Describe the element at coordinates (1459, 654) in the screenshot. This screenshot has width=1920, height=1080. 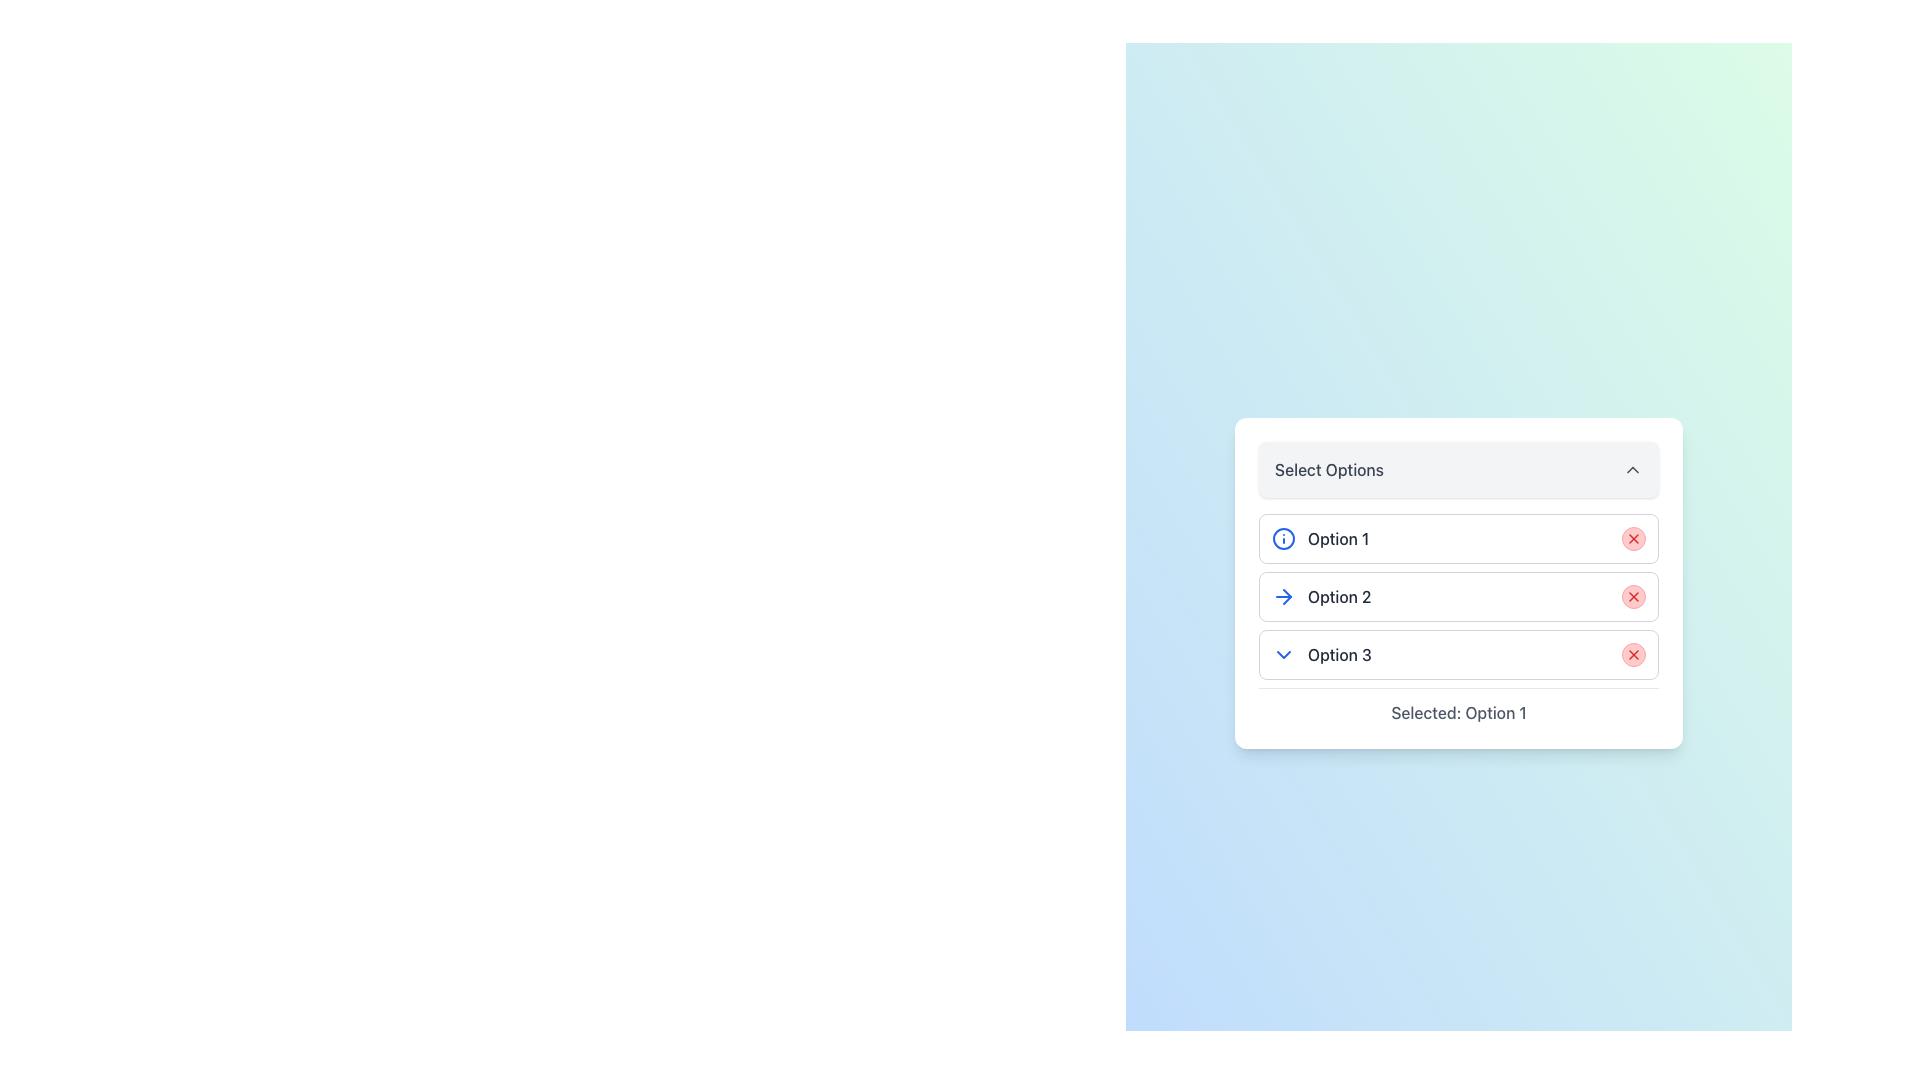
I see `the 'Option 3' list item with interactive controls` at that location.